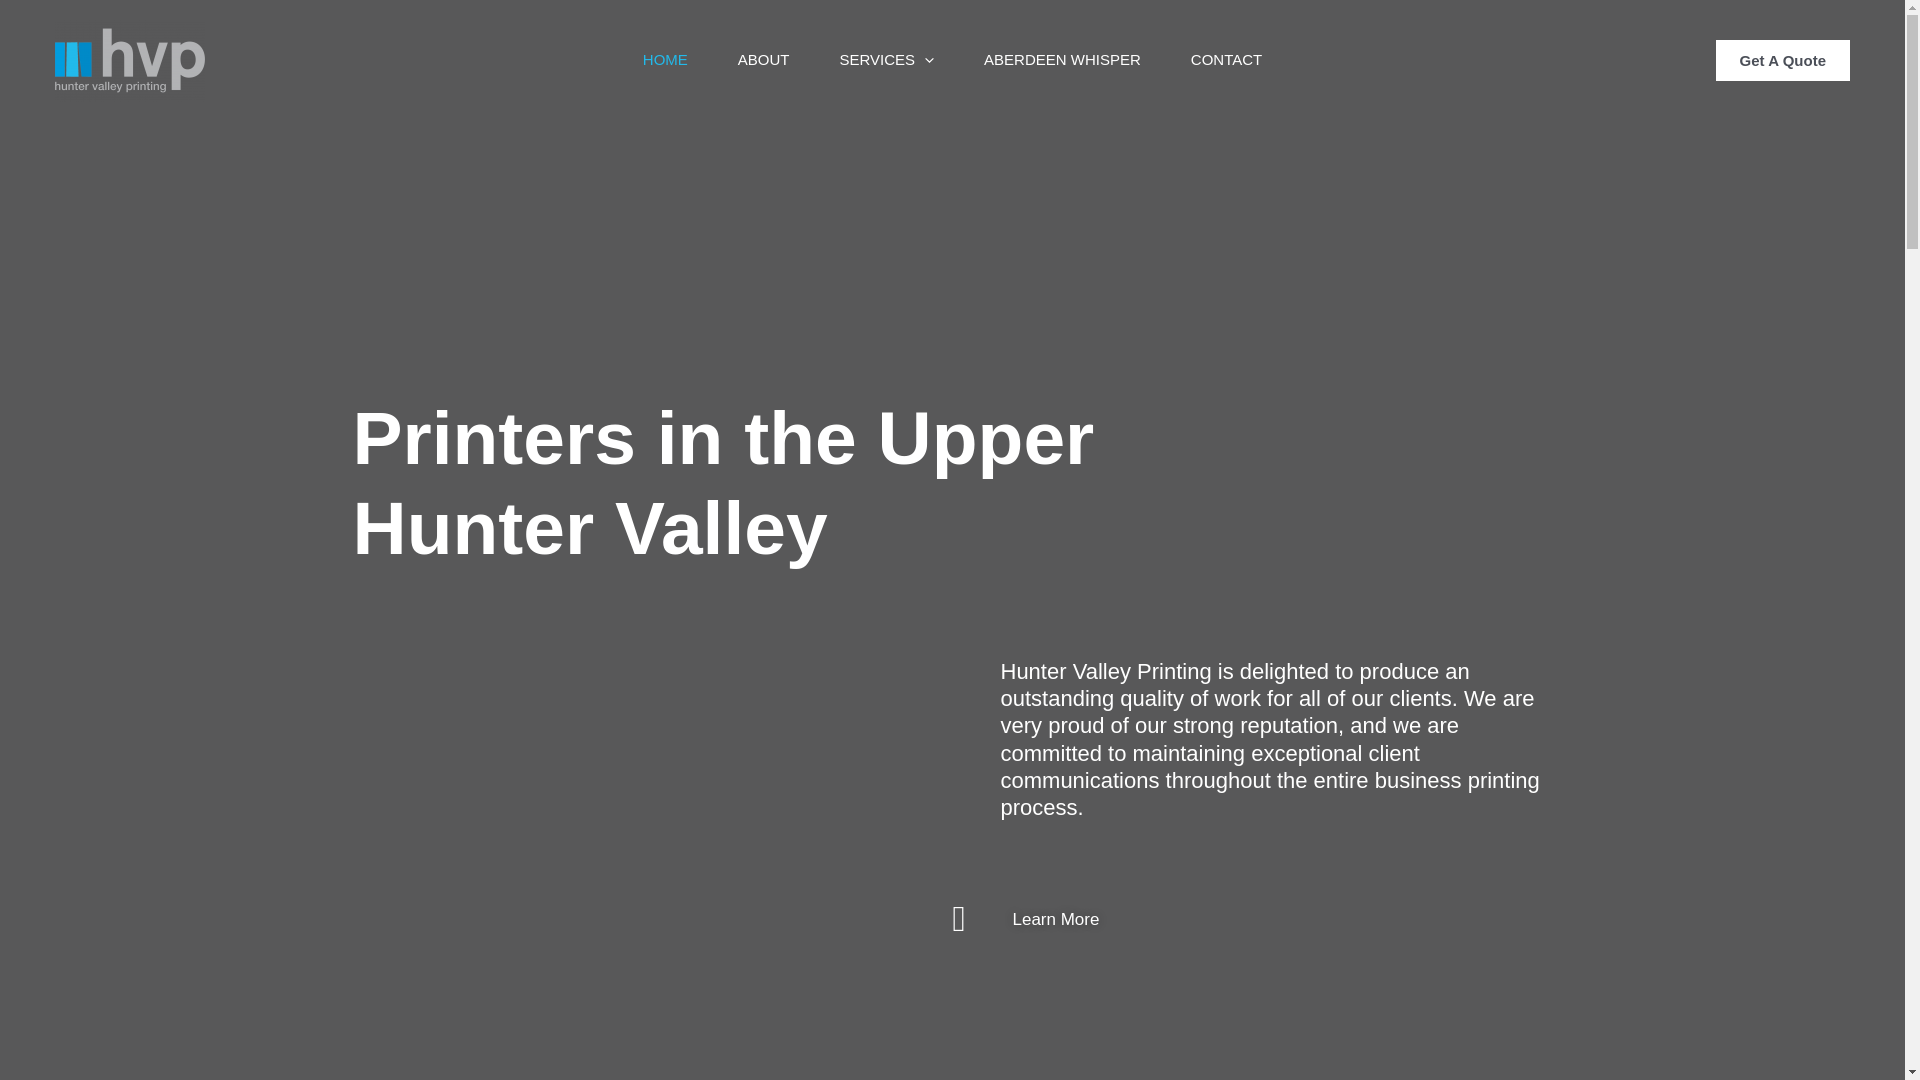 This screenshot has width=1920, height=1080. I want to click on 'ABOUT', so click(713, 59).